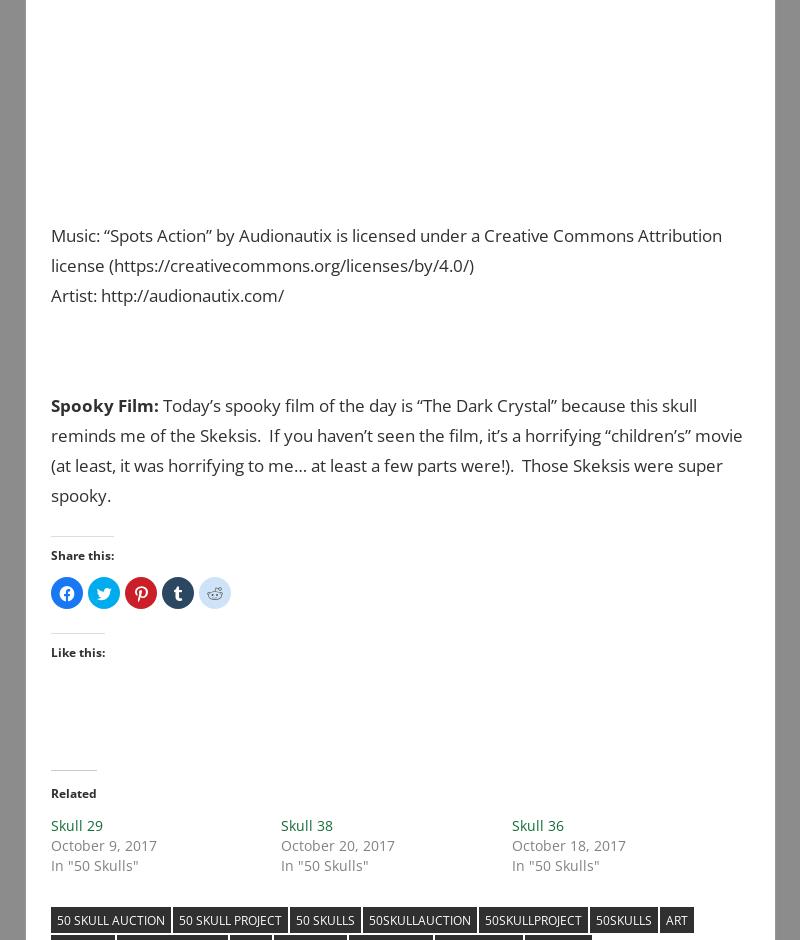  What do you see at coordinates (74, 793) in the screenshot?
I see `'Related'` at bounding box center [74, 793].